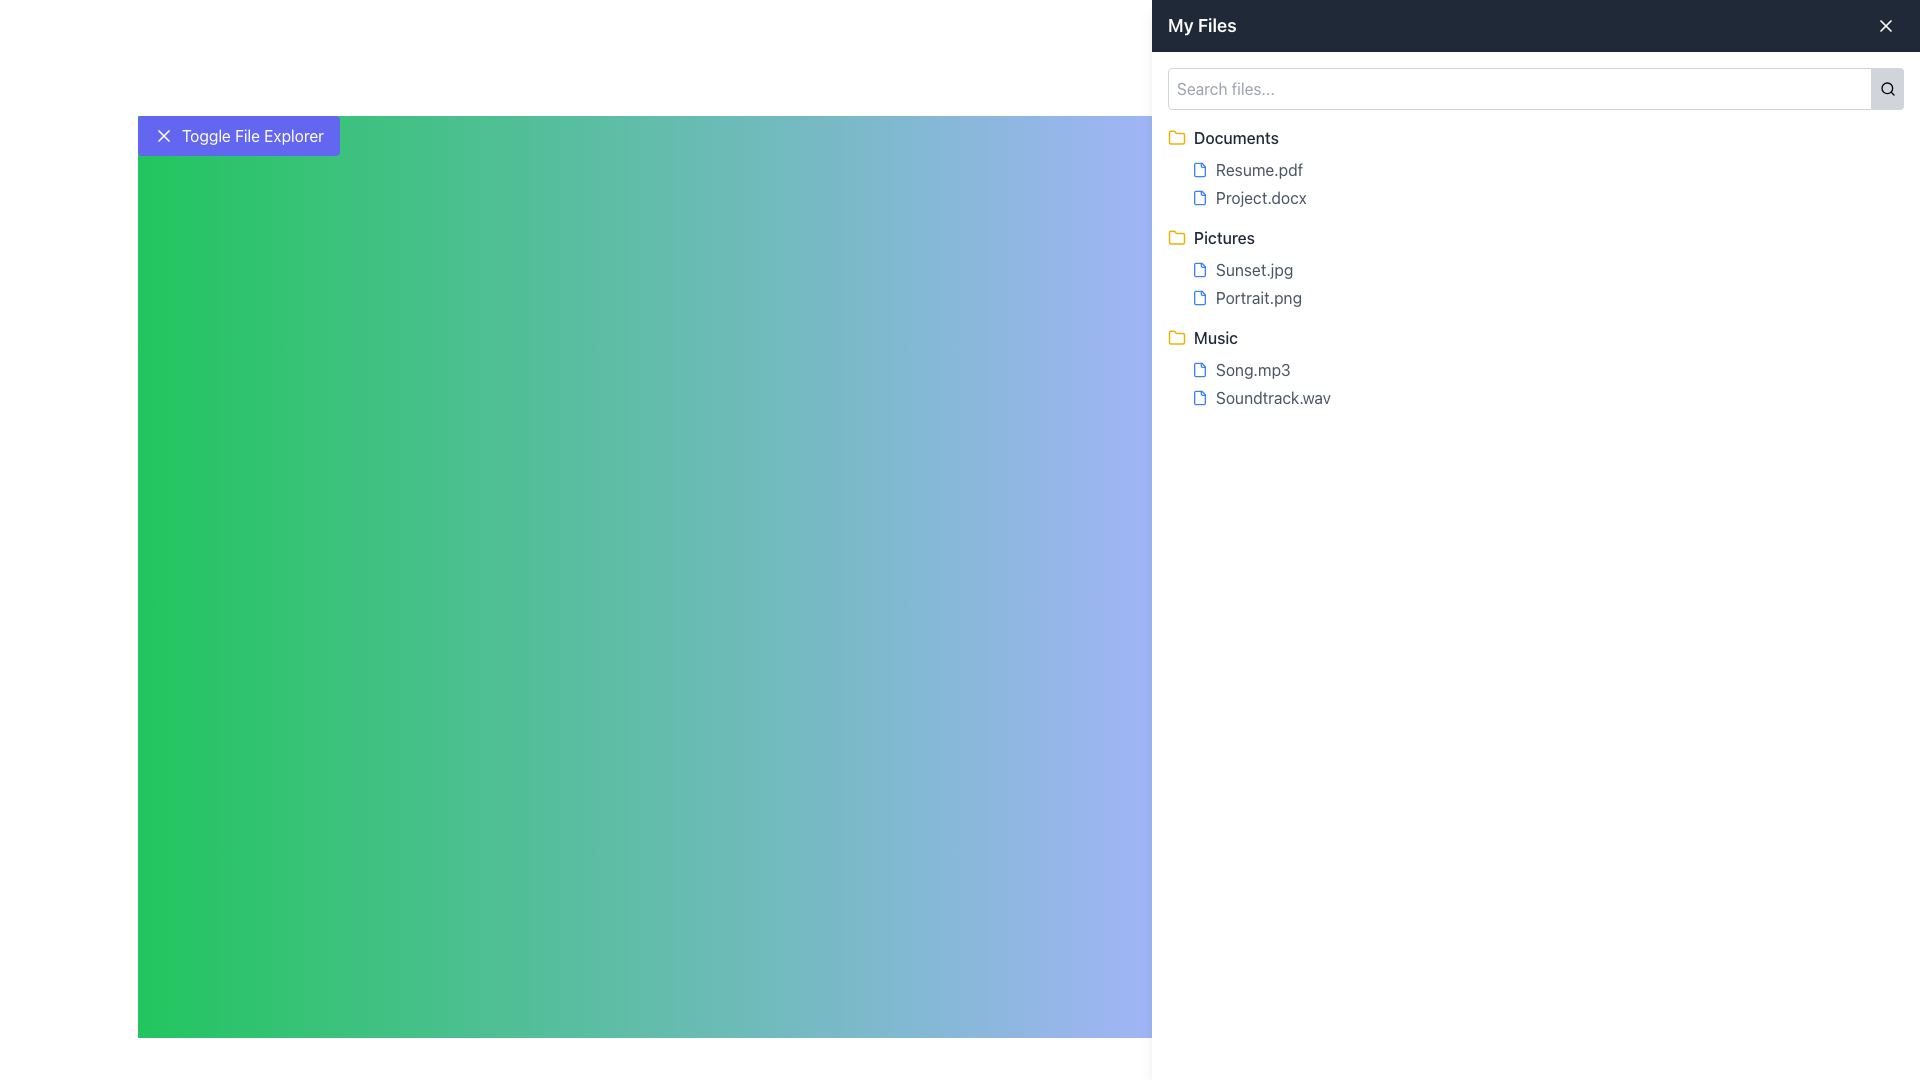 The width and height of the screenshot is (1920, 1080). I want to click on the diagonal line of the 'X' icon in the top-right corner of the interface, which is part of a close button, so click(1885, 26).